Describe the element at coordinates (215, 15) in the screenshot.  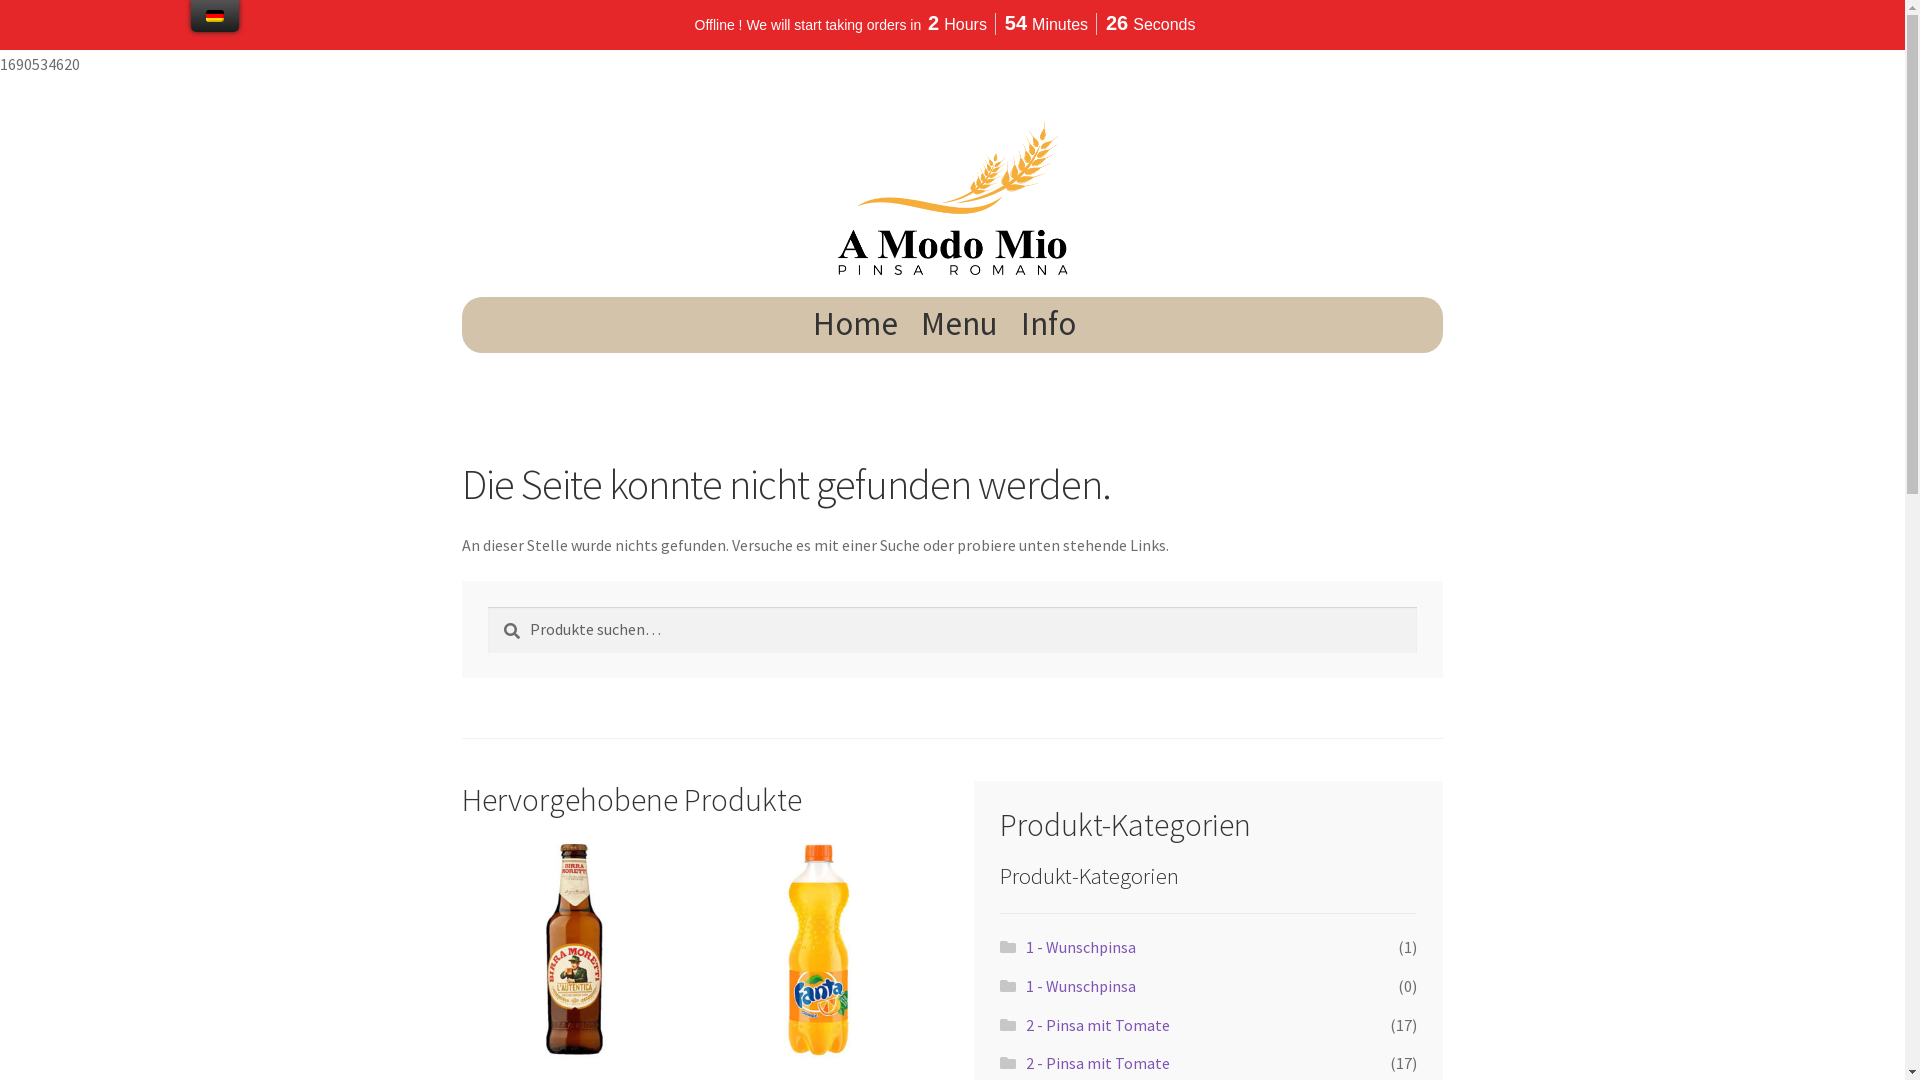
I see `'German'` at that location.